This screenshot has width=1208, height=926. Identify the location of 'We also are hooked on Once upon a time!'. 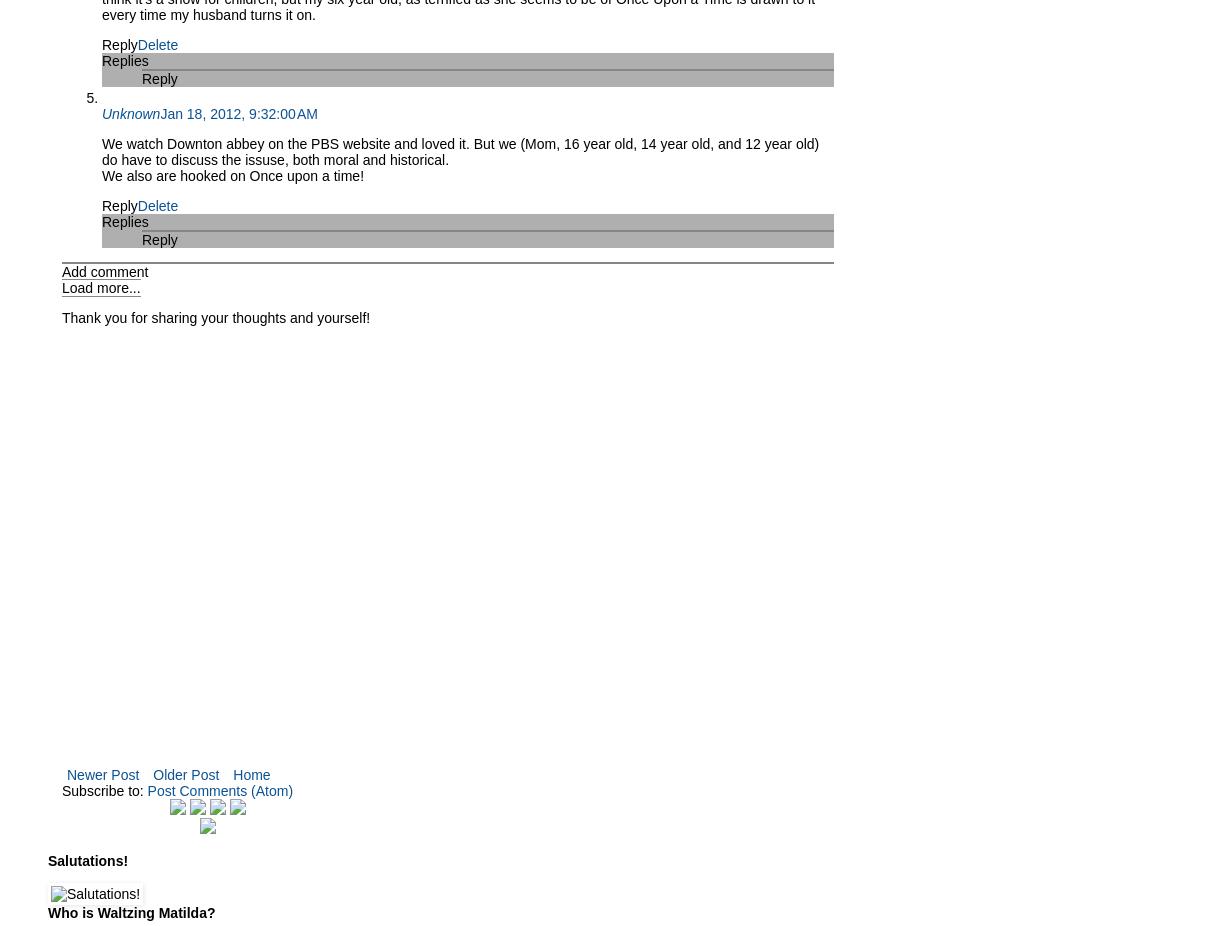
(233, 175).